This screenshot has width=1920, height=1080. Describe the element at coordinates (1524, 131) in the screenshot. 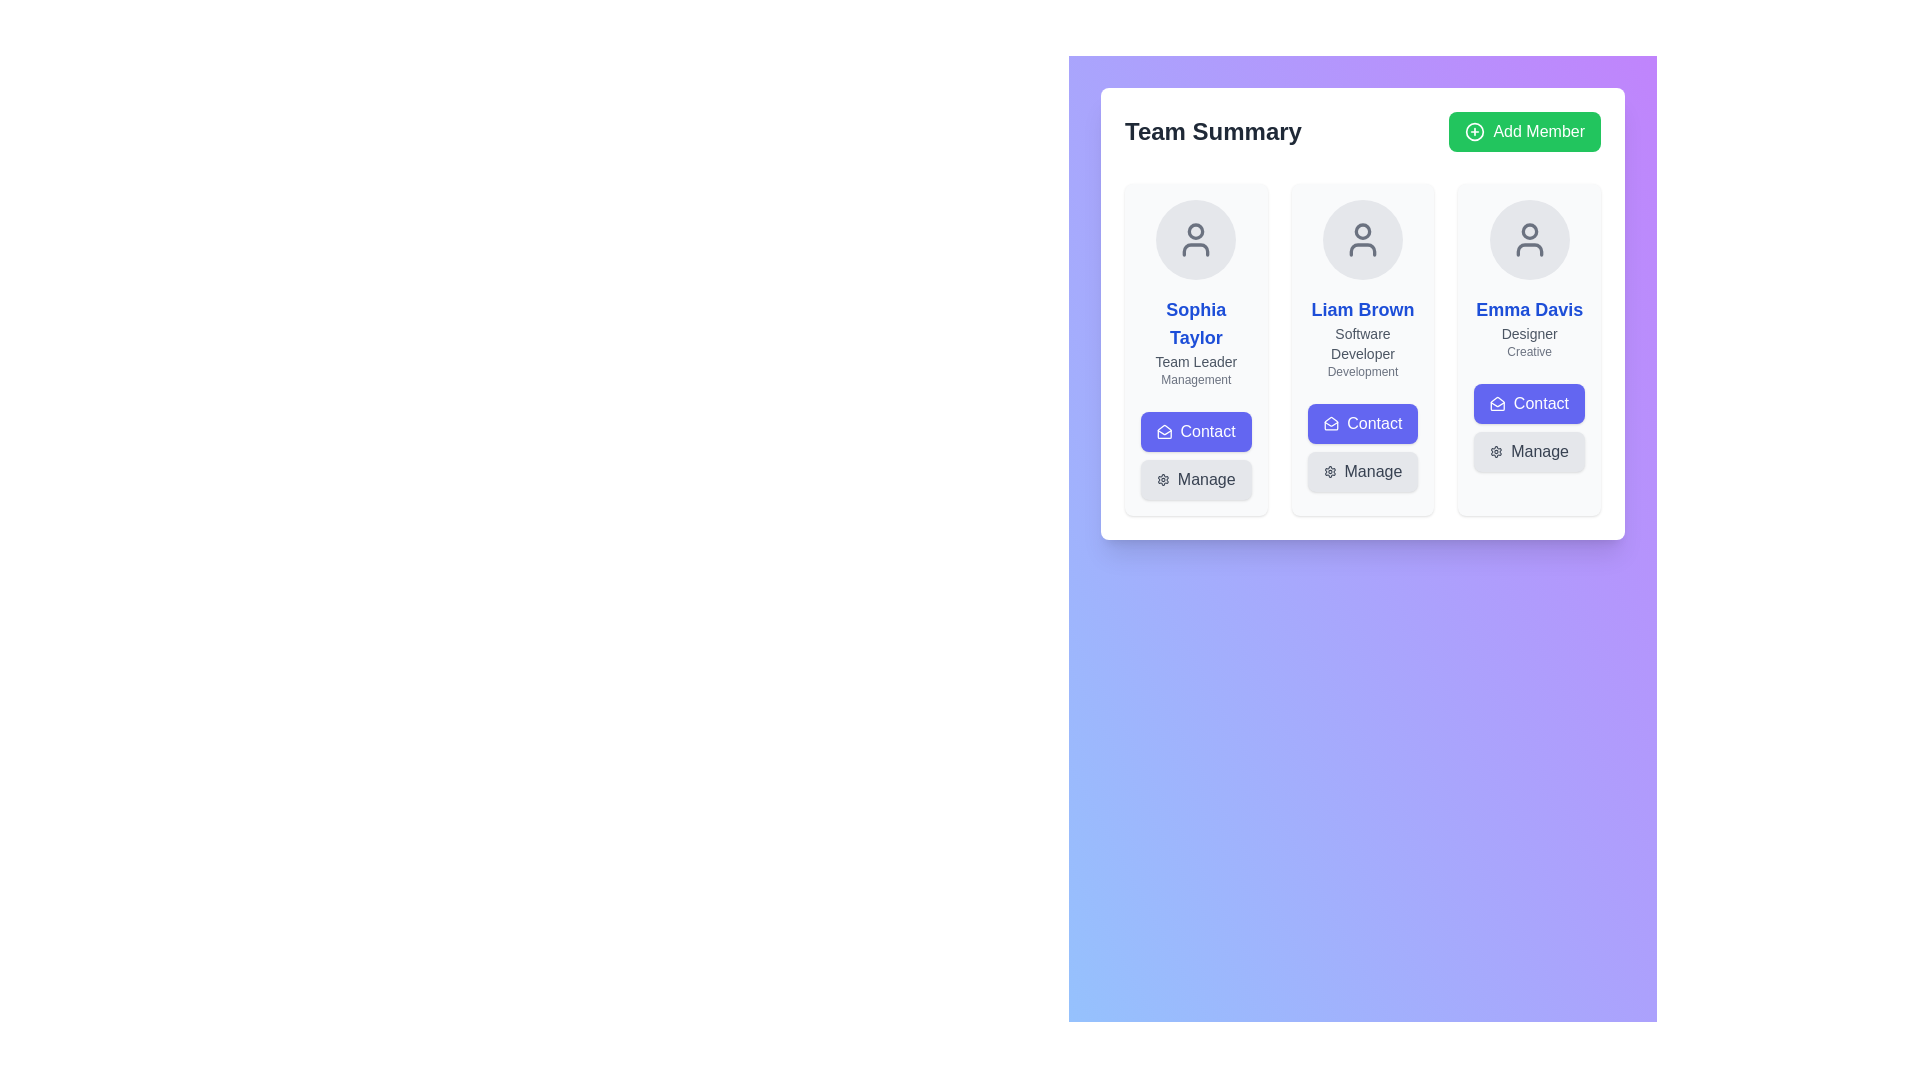

I see `the 'Add Member' button with a green background and white text located in the top-right corner of the 'Team Summary' section to initiate adding a new member` at that location.